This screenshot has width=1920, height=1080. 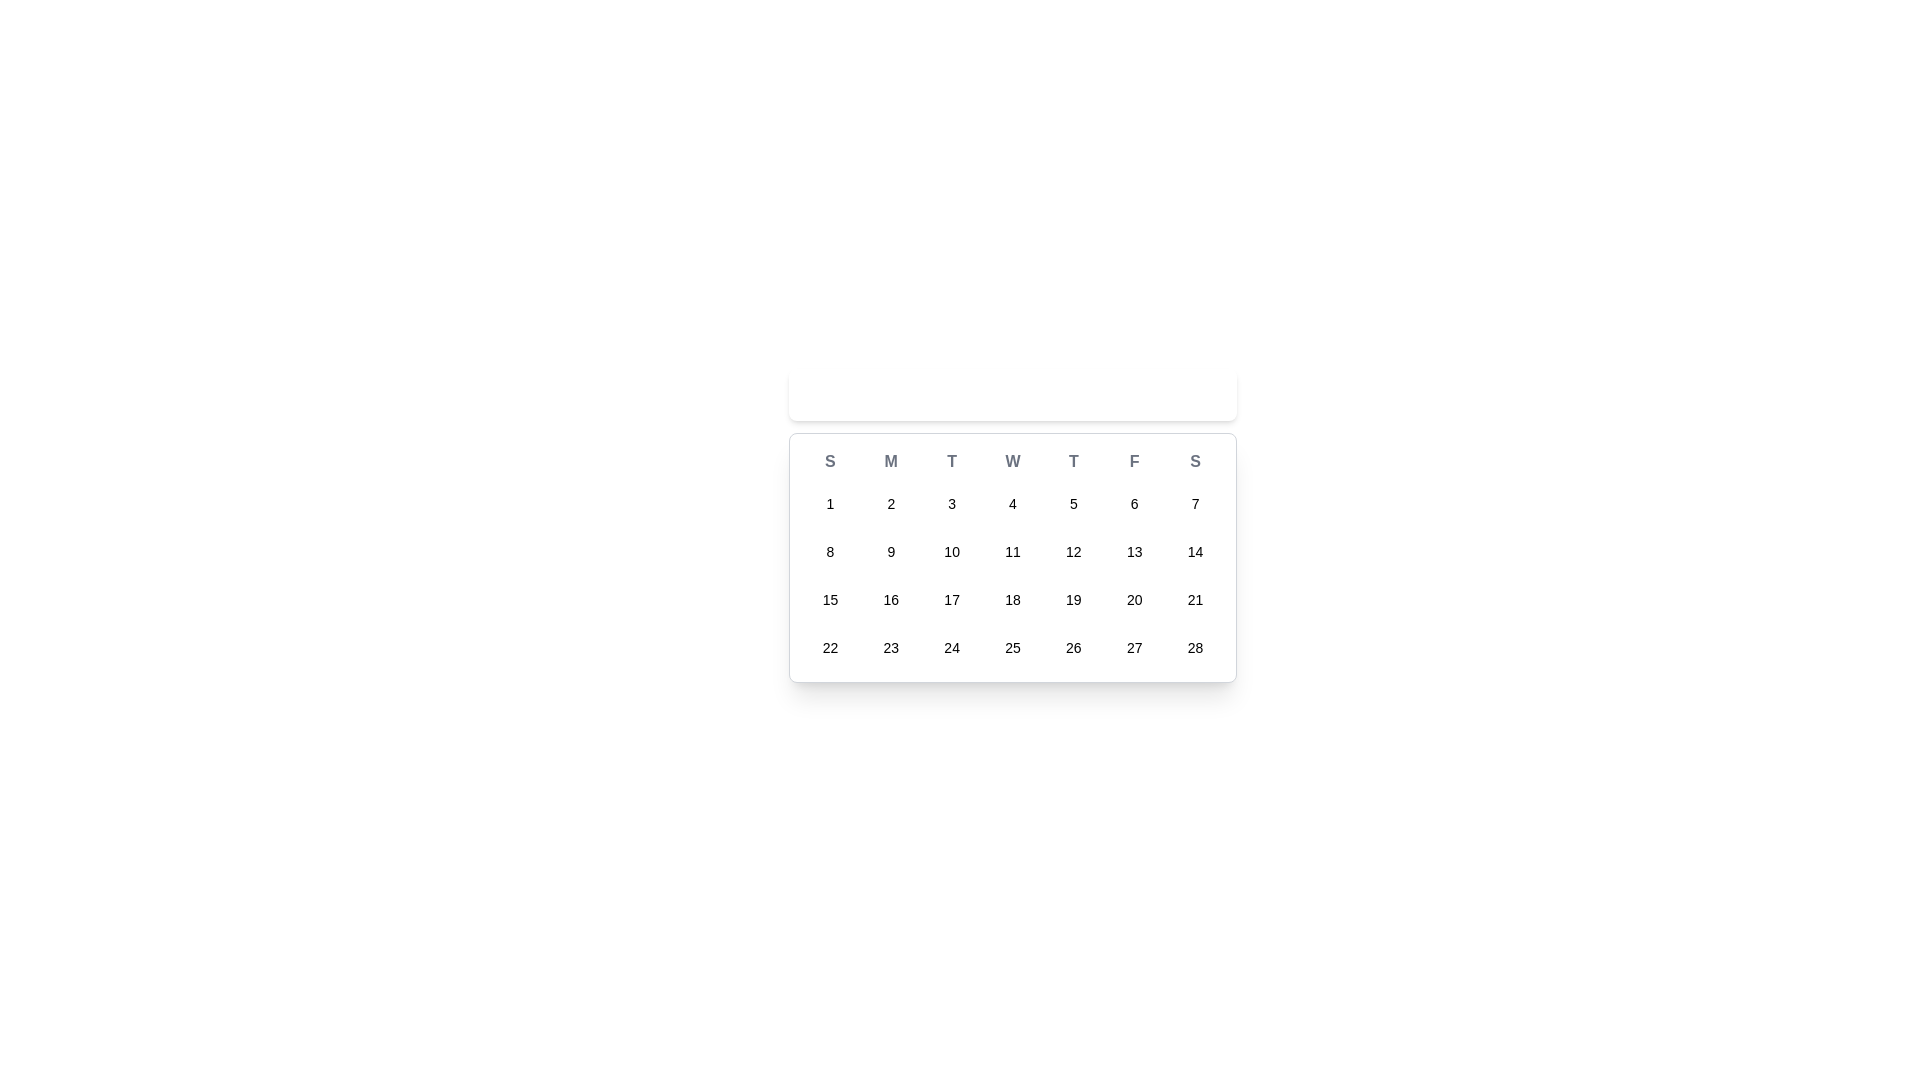 I want to click on the text label indicating 'Wednesday' in the calendar layout, which is the fourth element in a horizontal grid of weekdays, so click(x=1012, y=462).